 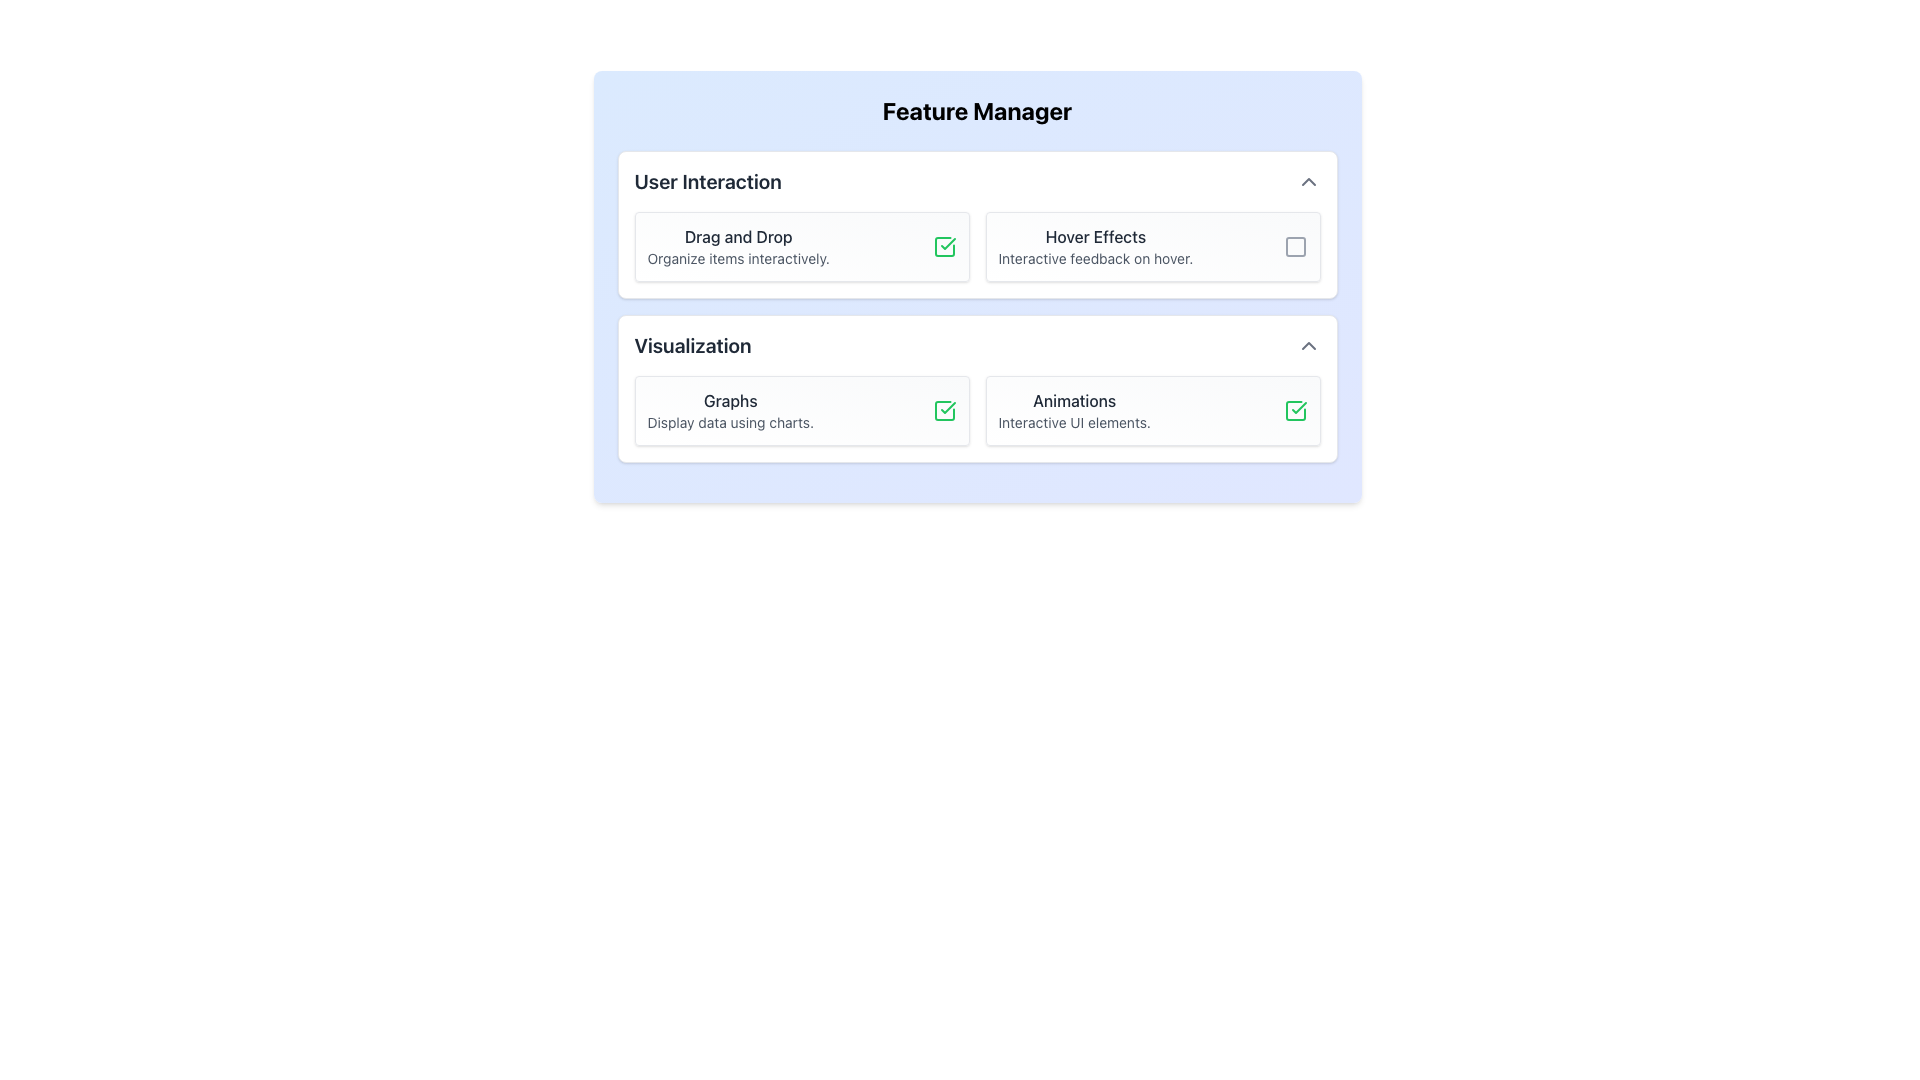 What do you see at coordinates (1295, 410) in the screenshot?
I see `the selection status icon located in the bottom-right region of the 'Animations' card` at bounding box center [1295, 410].